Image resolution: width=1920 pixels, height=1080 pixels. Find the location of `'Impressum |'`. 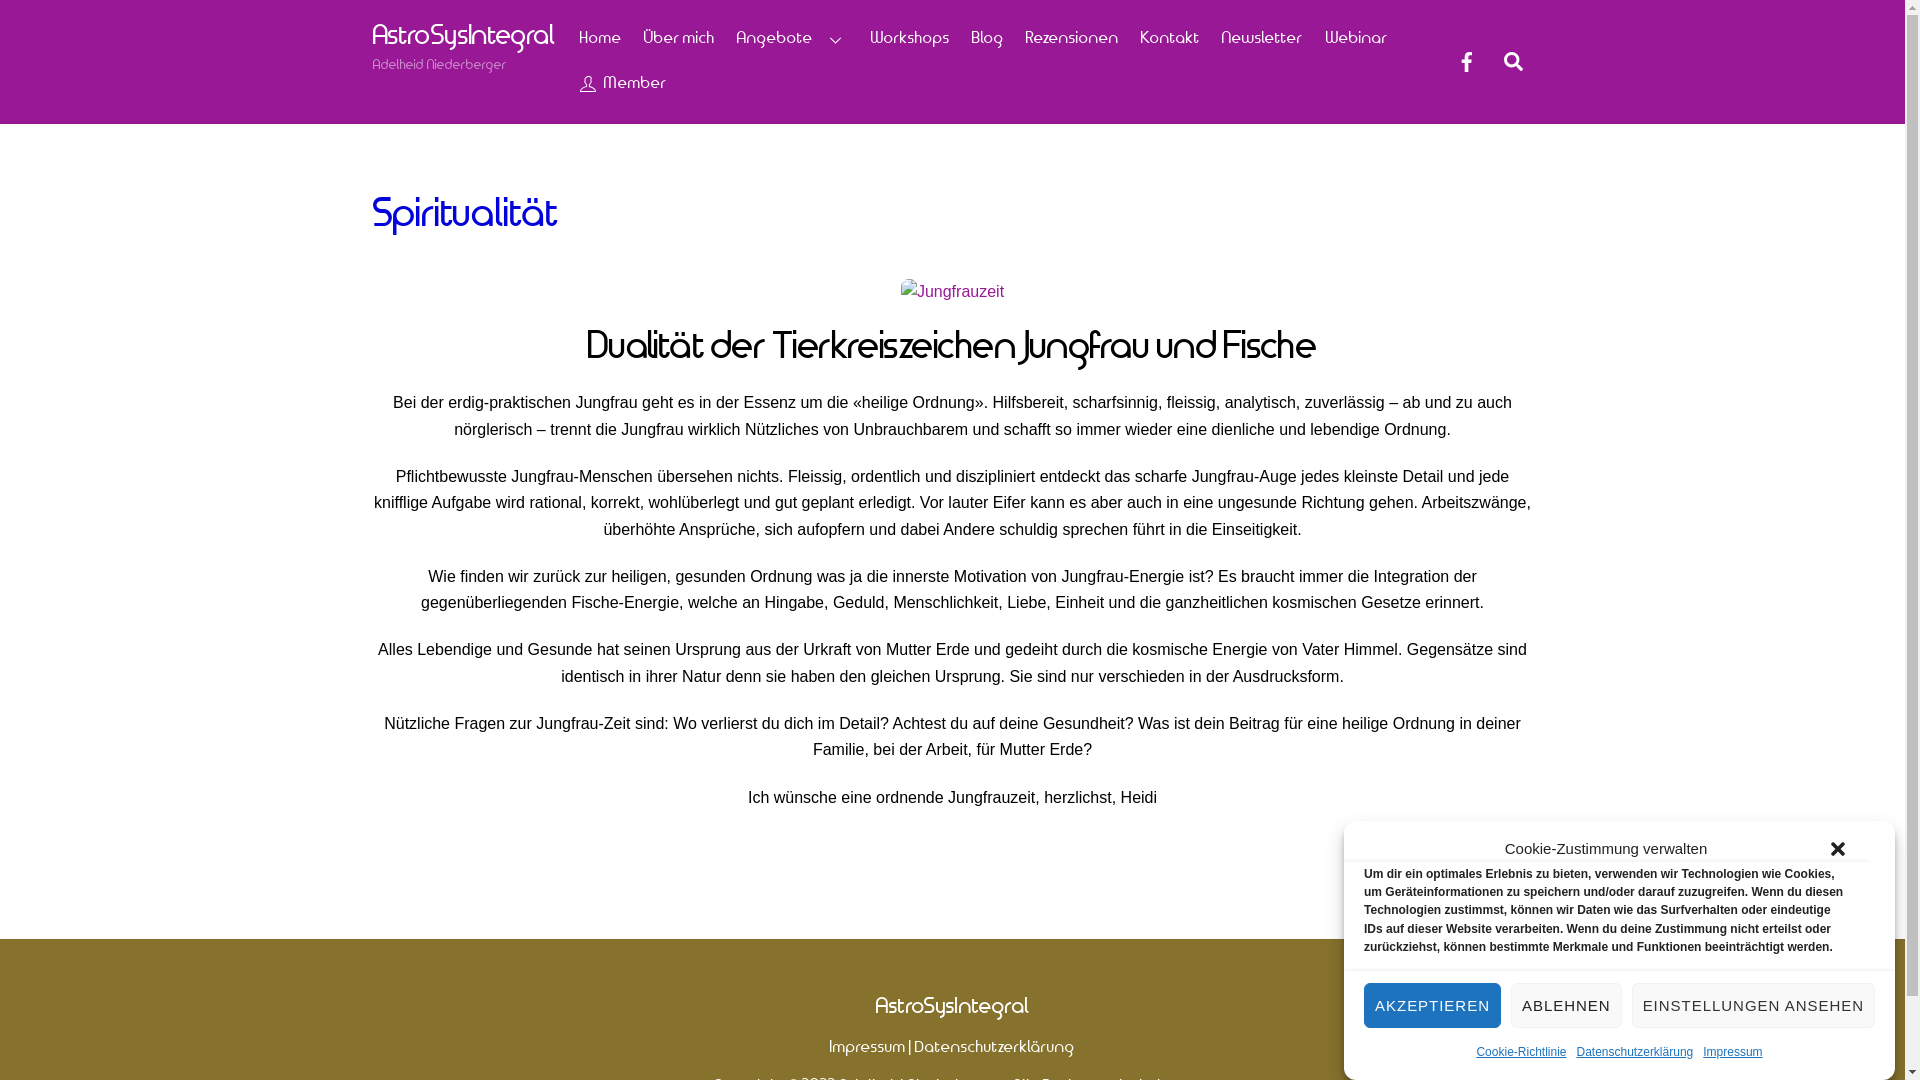

'Impressum |' is located at coordinates (872, 1046).